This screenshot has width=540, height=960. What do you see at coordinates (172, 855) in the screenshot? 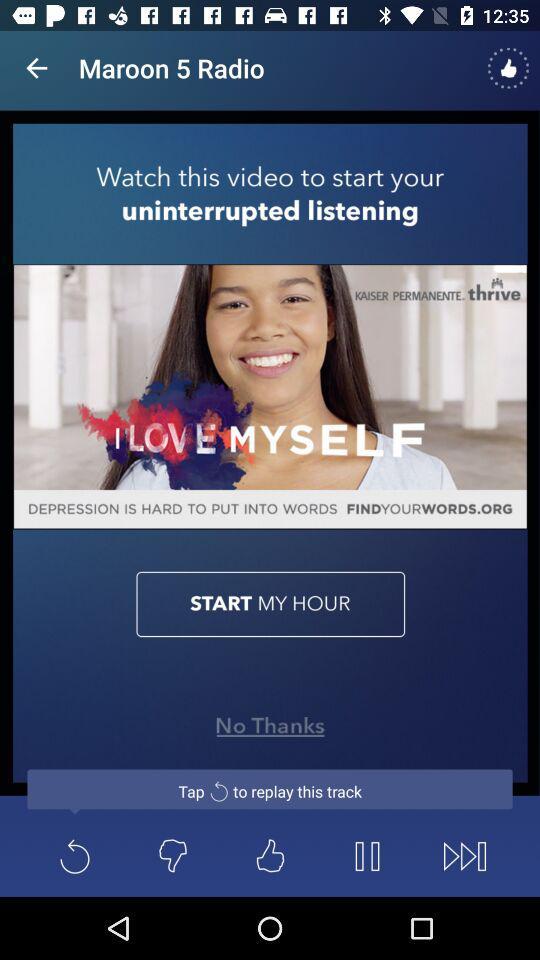
I see `the thumbs_down icon` at bounding box center [172, 855].